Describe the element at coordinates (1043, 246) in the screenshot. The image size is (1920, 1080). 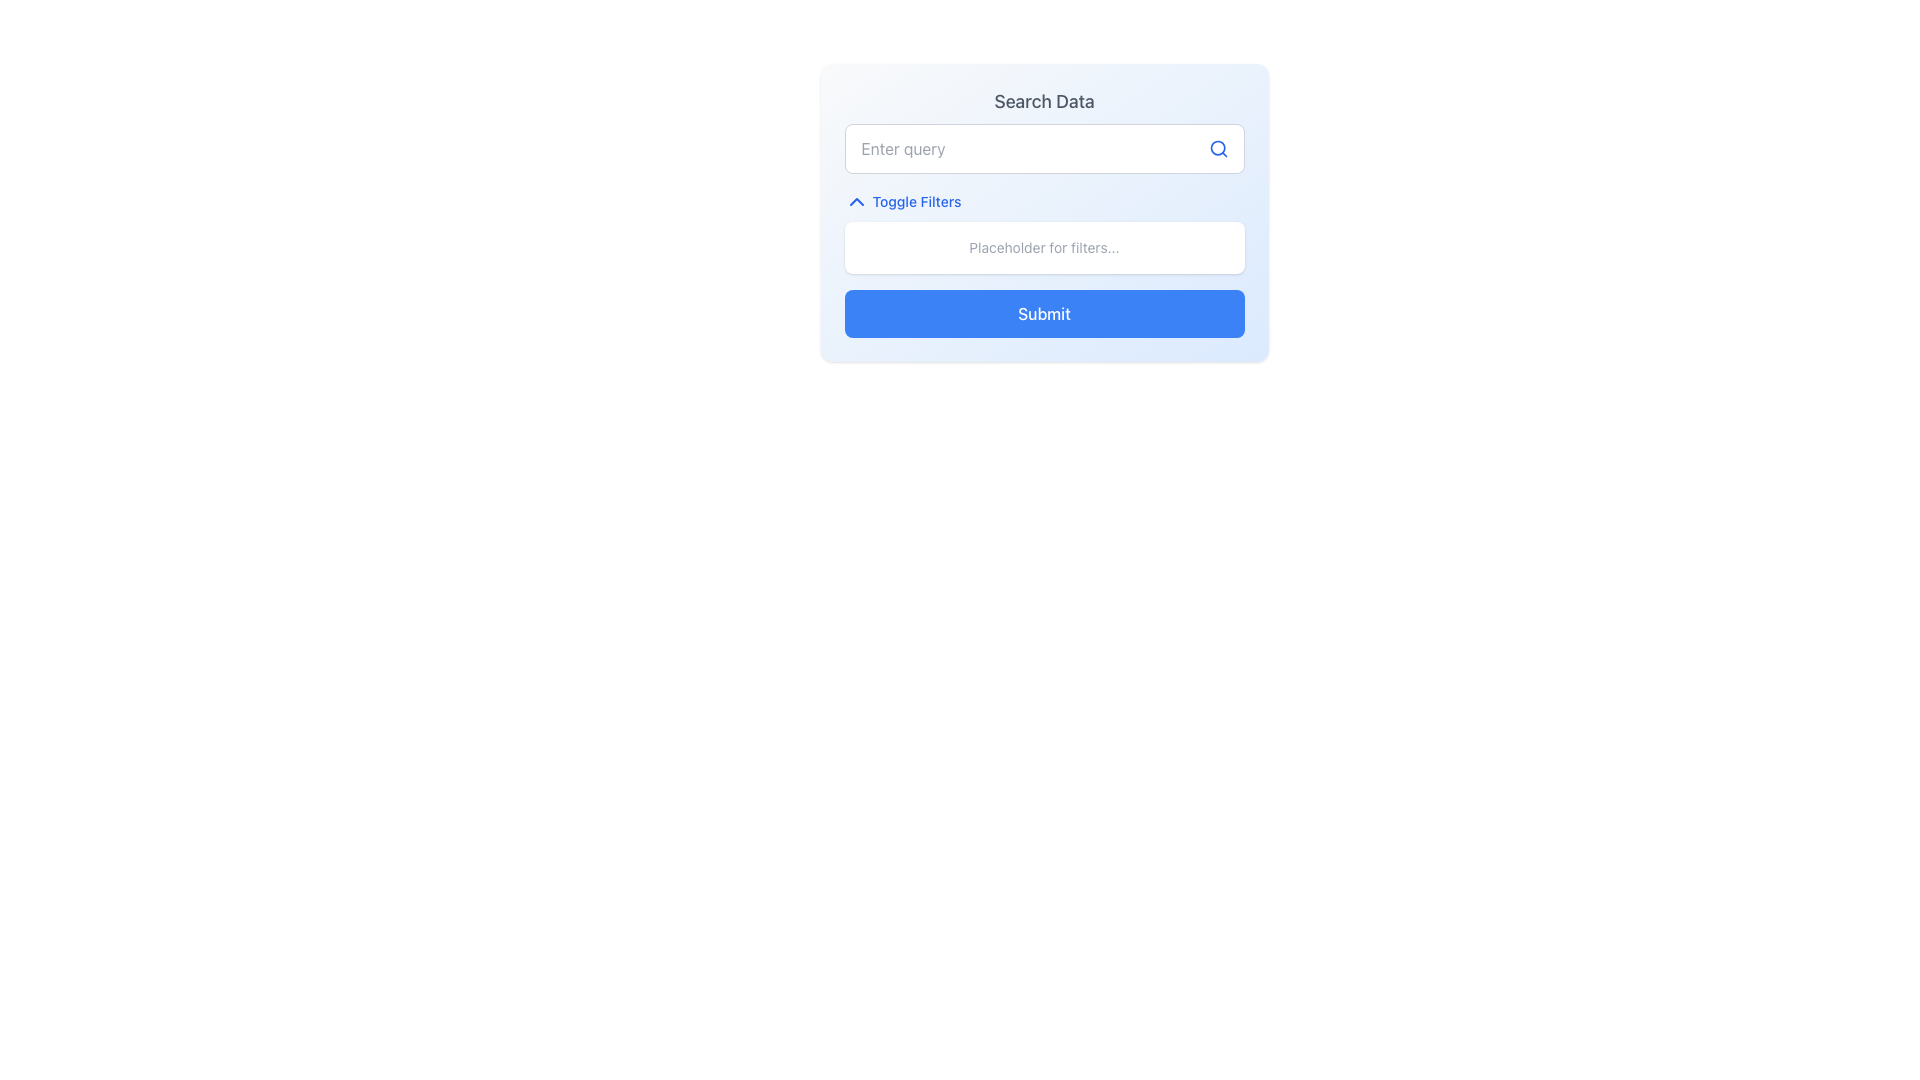
I see `the Text Label that serves as a placeholder for the content or input field related to filters, located below the 'Toggle Filters' label and above the 'Submit' button, centered horizontally within the section` at that location.